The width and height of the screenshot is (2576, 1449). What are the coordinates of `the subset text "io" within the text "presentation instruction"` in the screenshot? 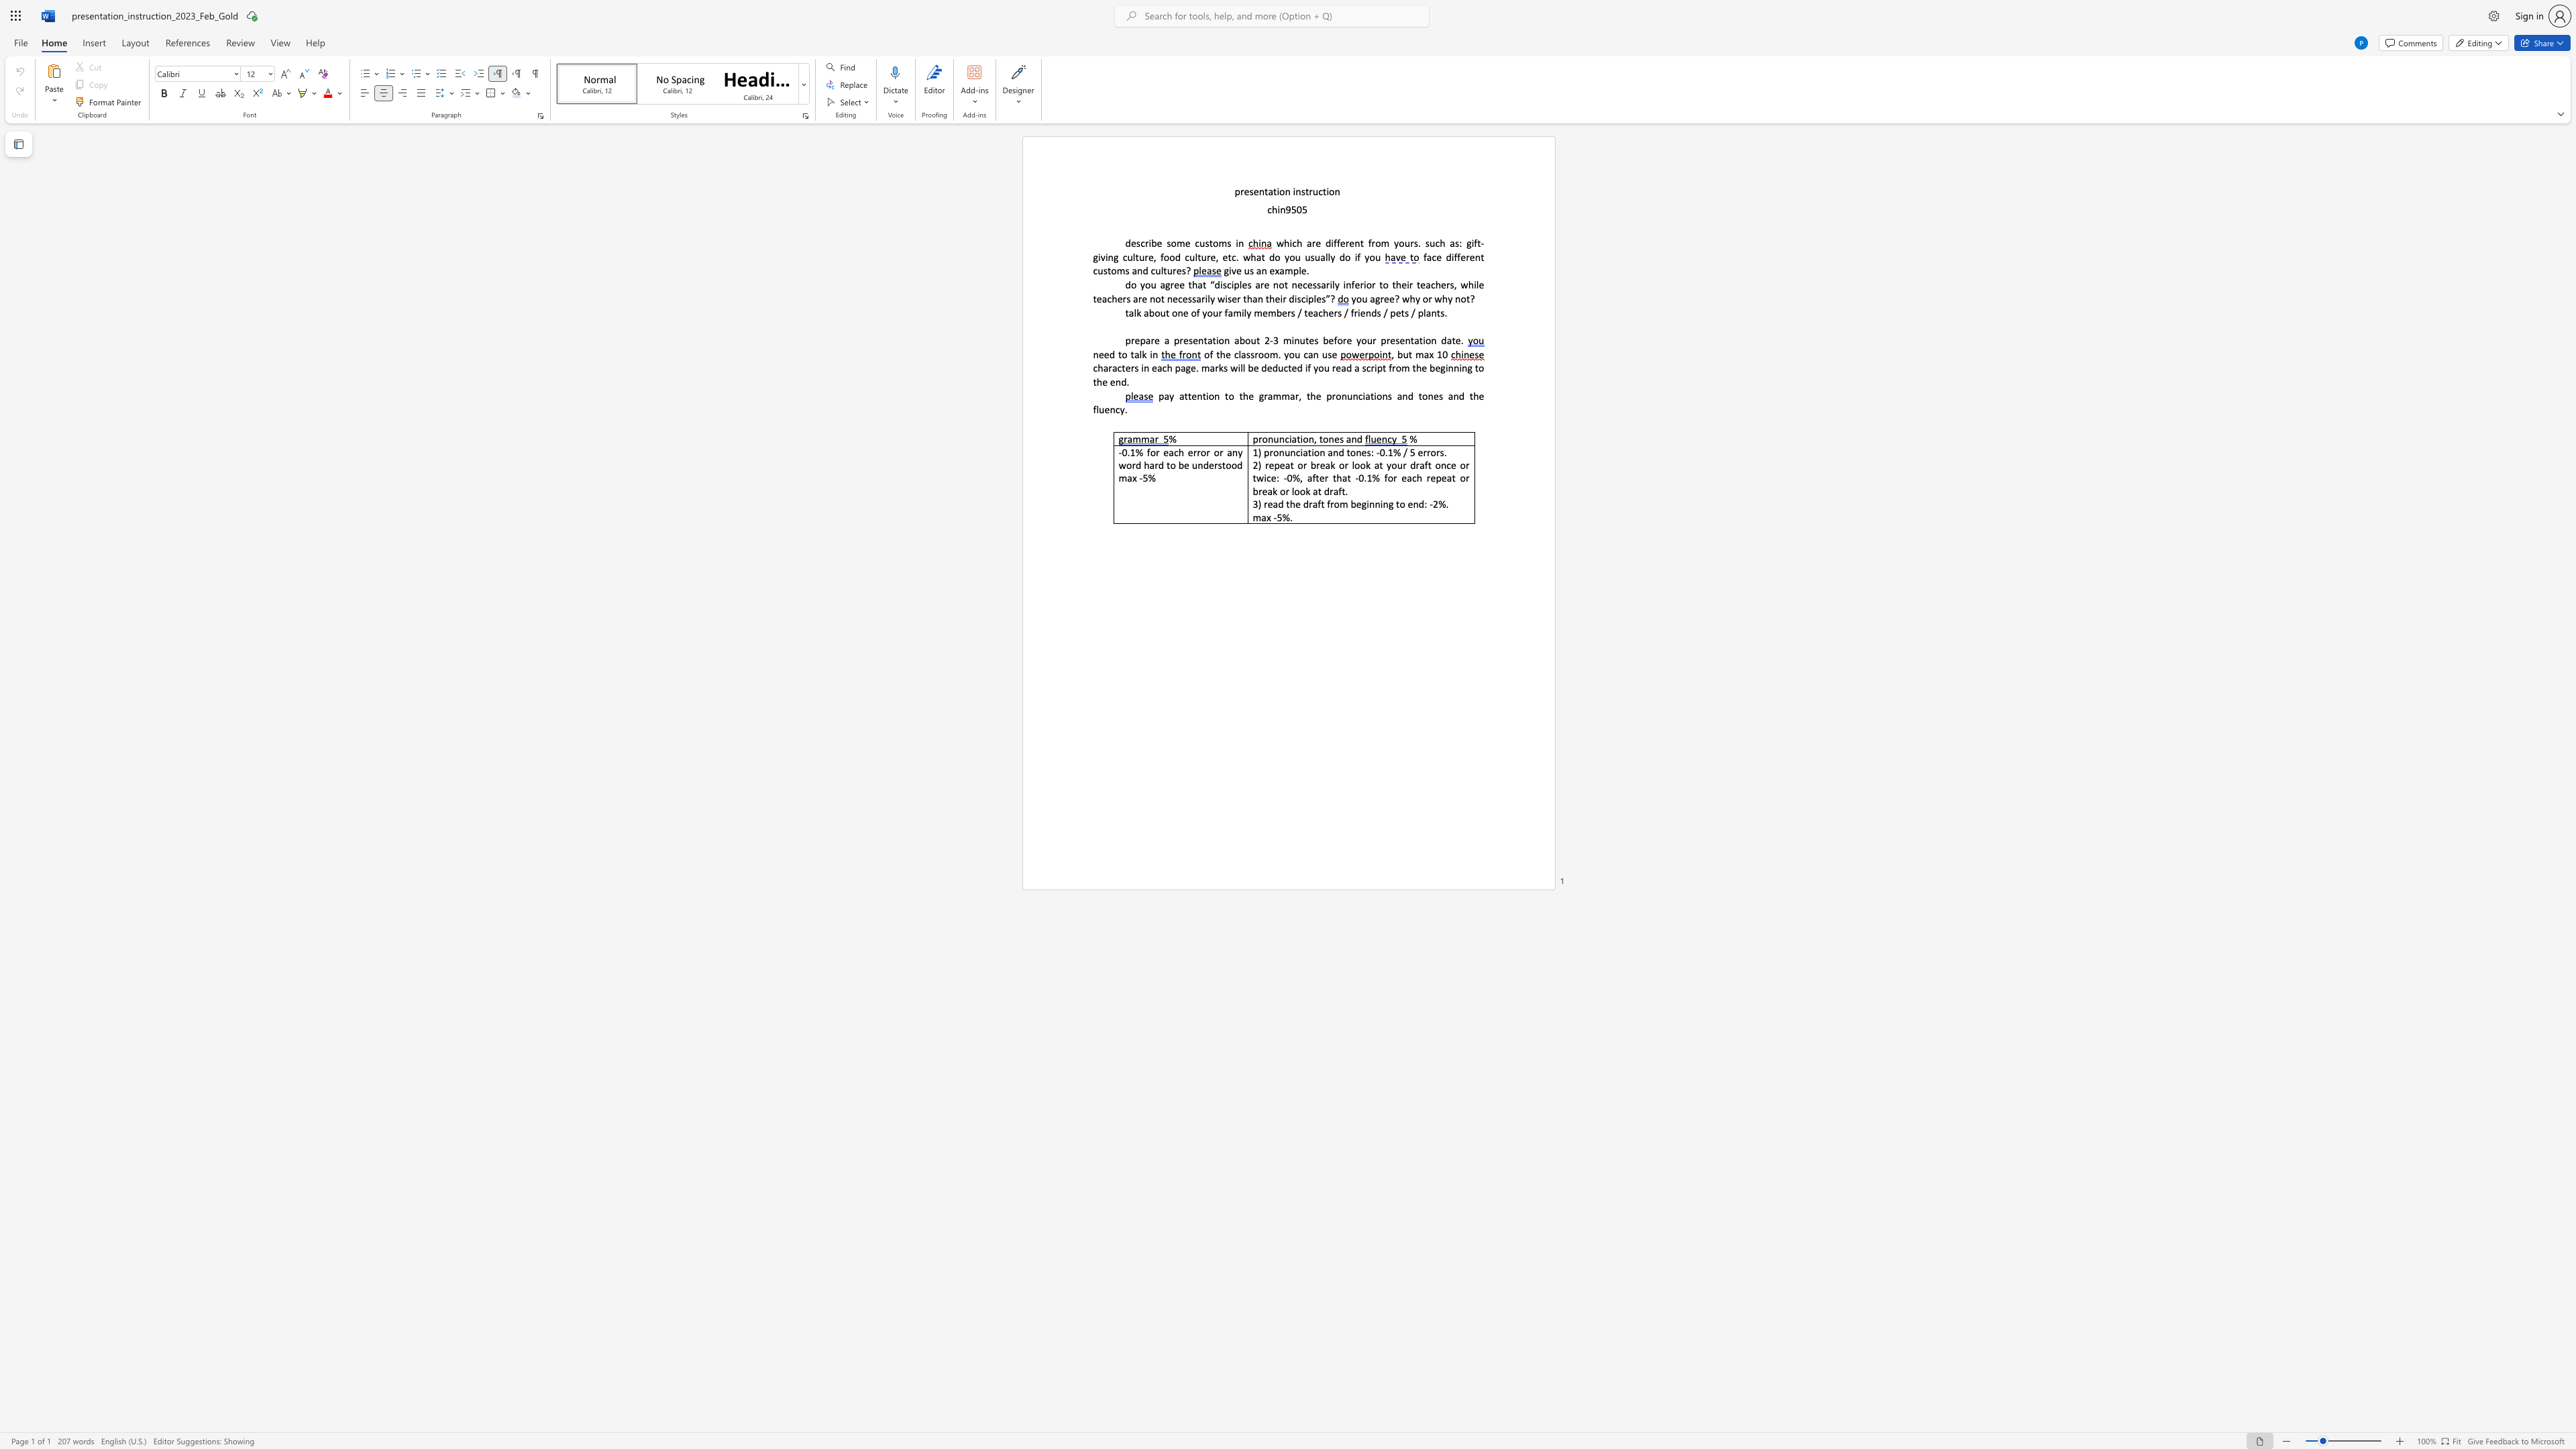 It's located at (1276, 191).